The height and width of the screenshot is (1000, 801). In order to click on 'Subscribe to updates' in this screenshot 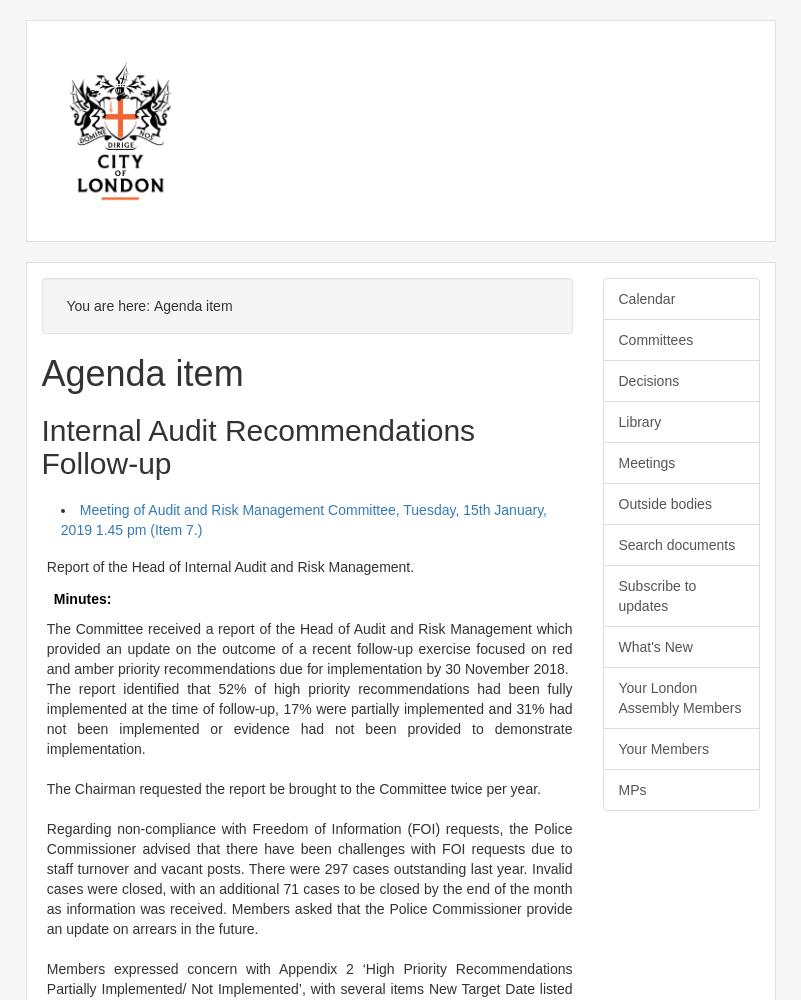, I will do `click(617, 595)`.